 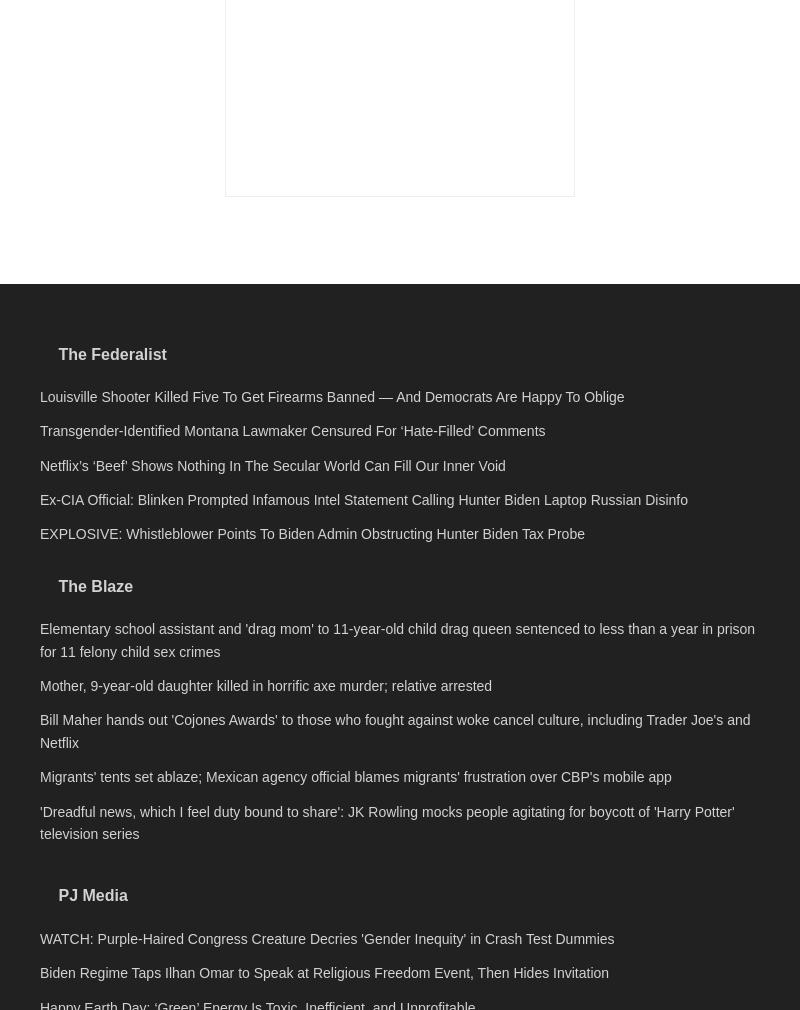 What do you see at coordinates (292, 710) in the screenshot?
I see `'Transgender-Identified Montana Lawmaker Censured For ‘Hate-Filled’ Comments'` at bounding box center [292, 710].